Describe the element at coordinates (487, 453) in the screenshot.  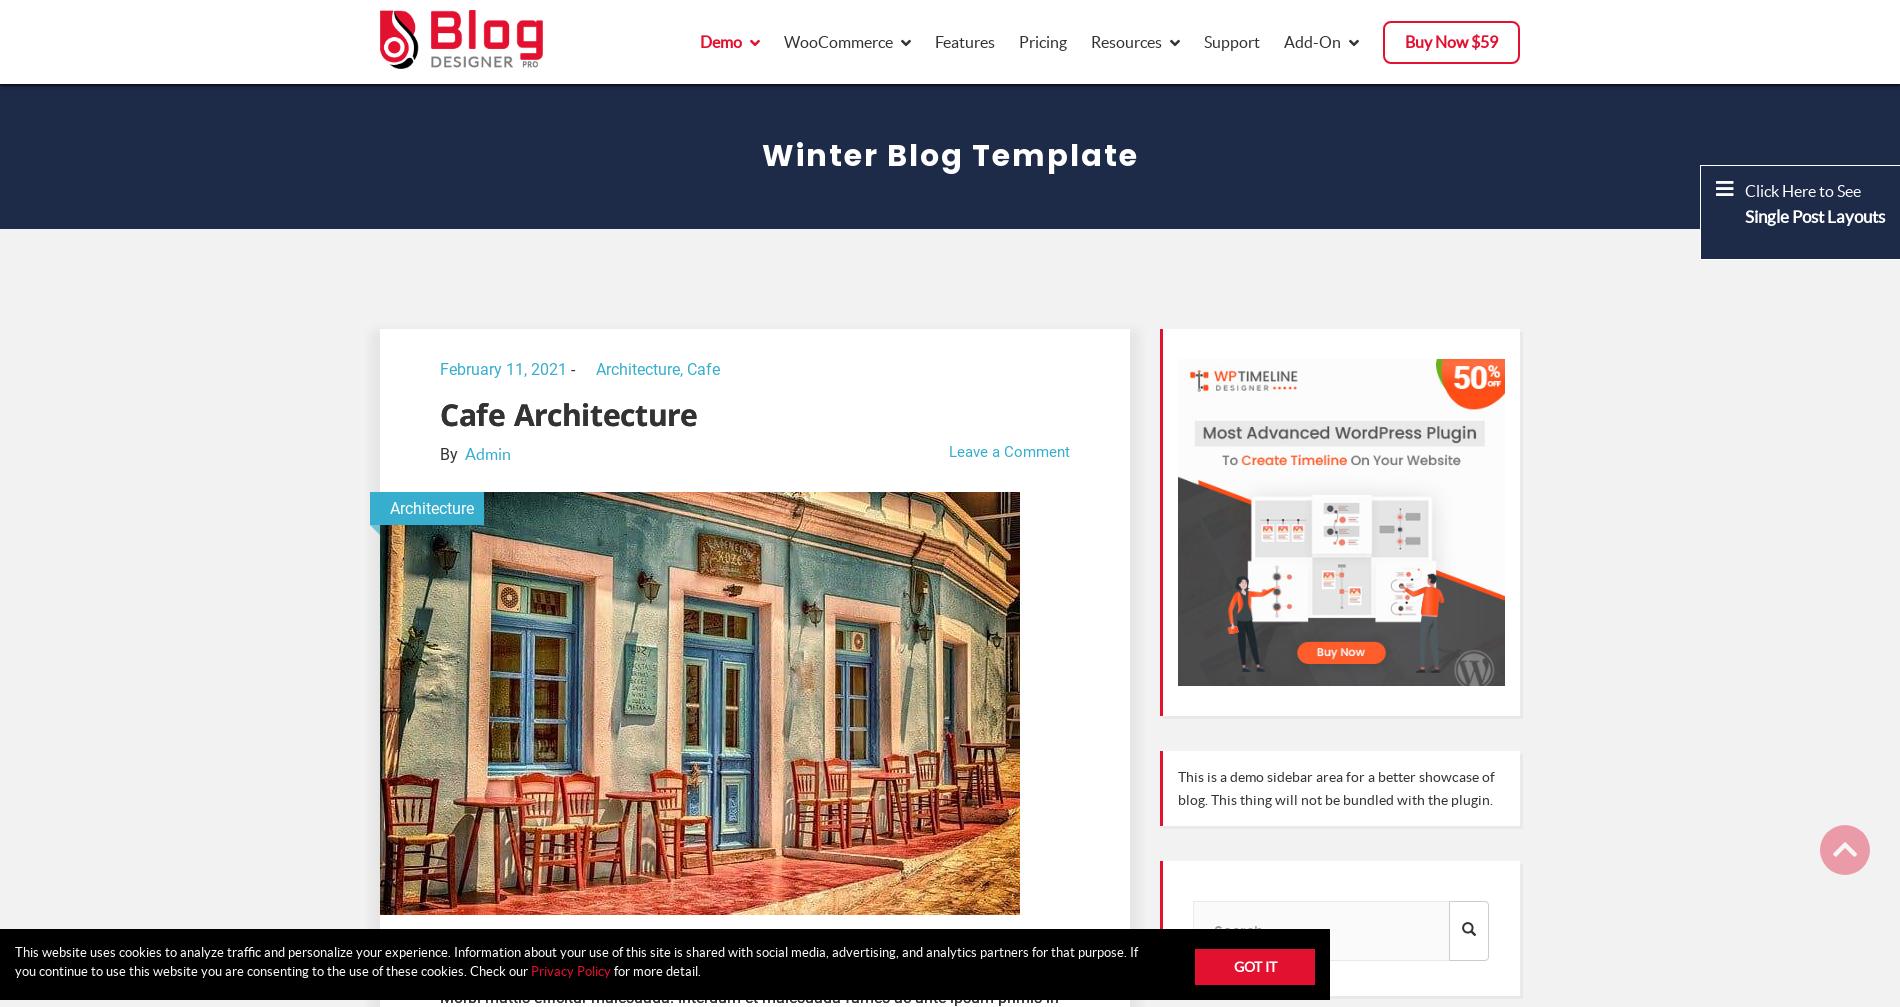
I see `'Admin'` at that location.